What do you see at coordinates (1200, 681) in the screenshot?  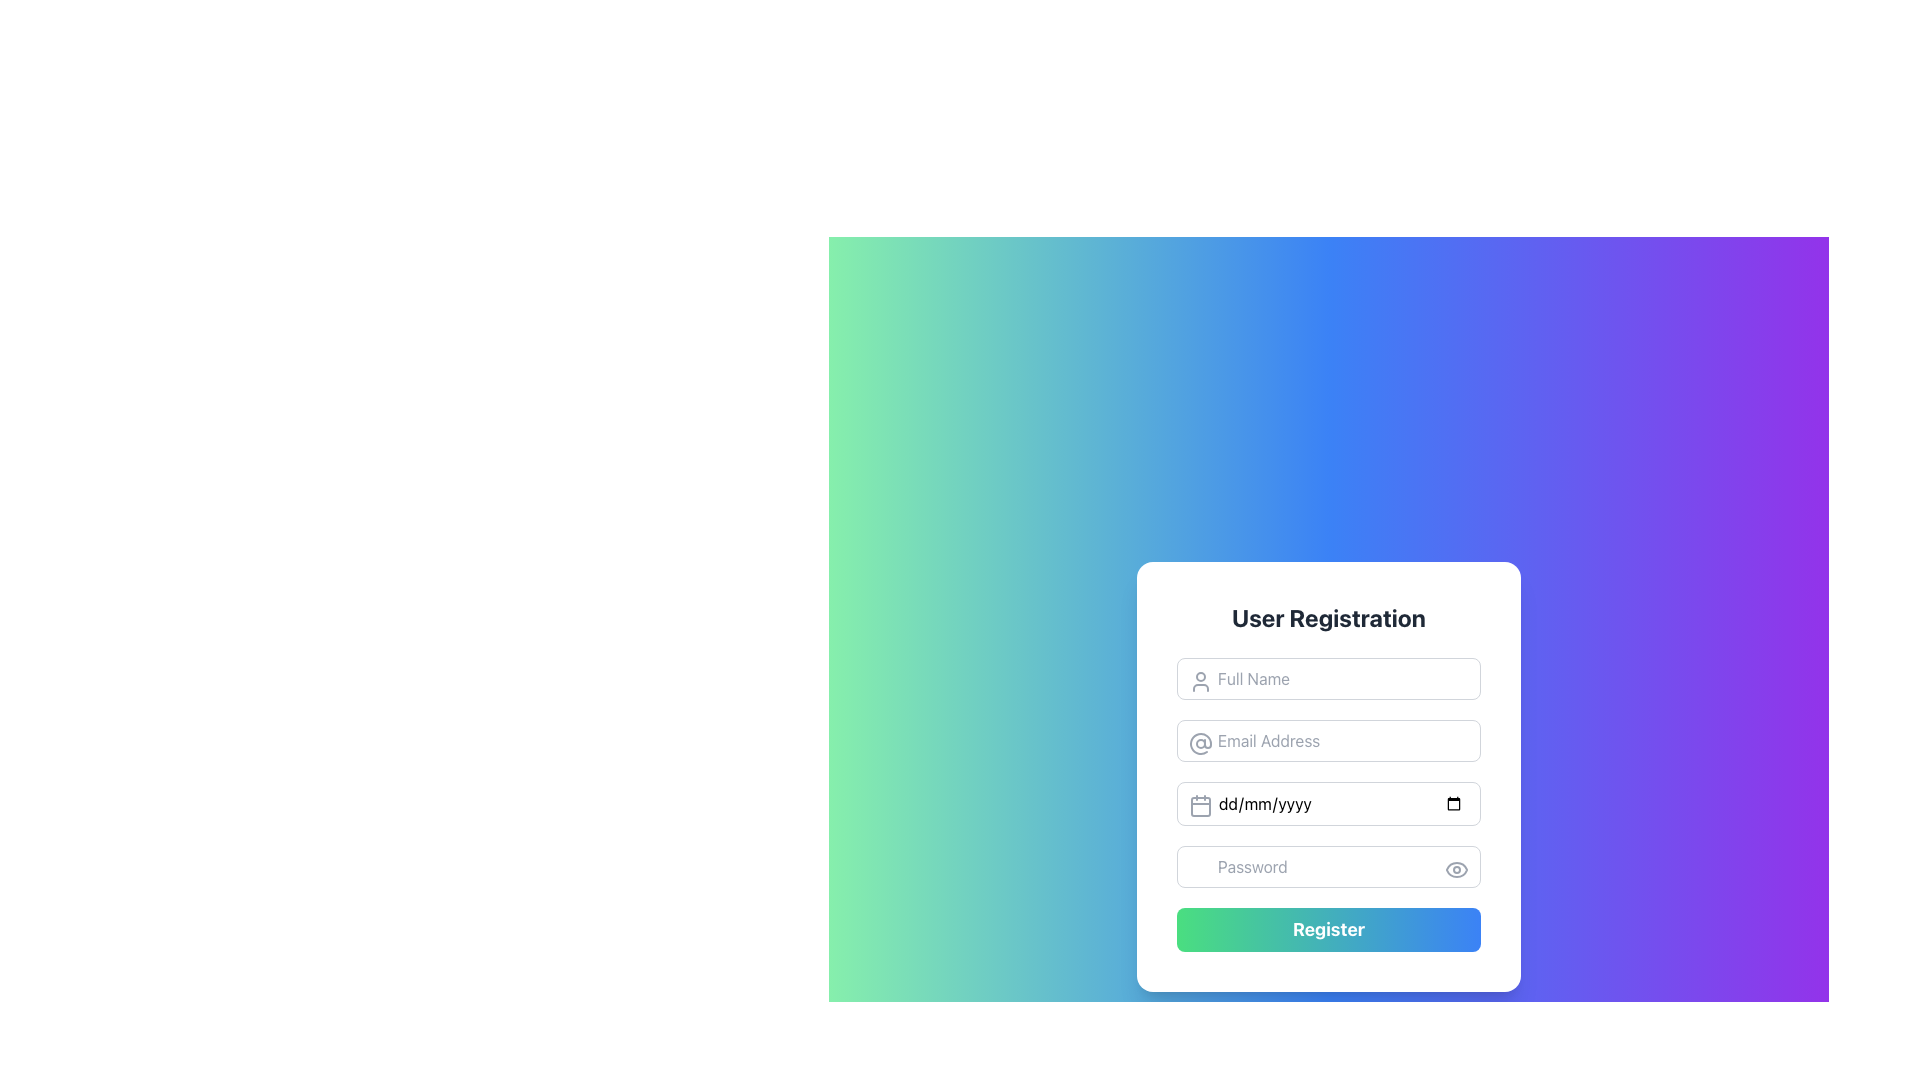 I see `the Decorative icon, which is a minimalist outline of a head and shoulders in gray color, located at the left side within the 'Full Name' text input field in the registration form` at bounding box center [1200, 681].